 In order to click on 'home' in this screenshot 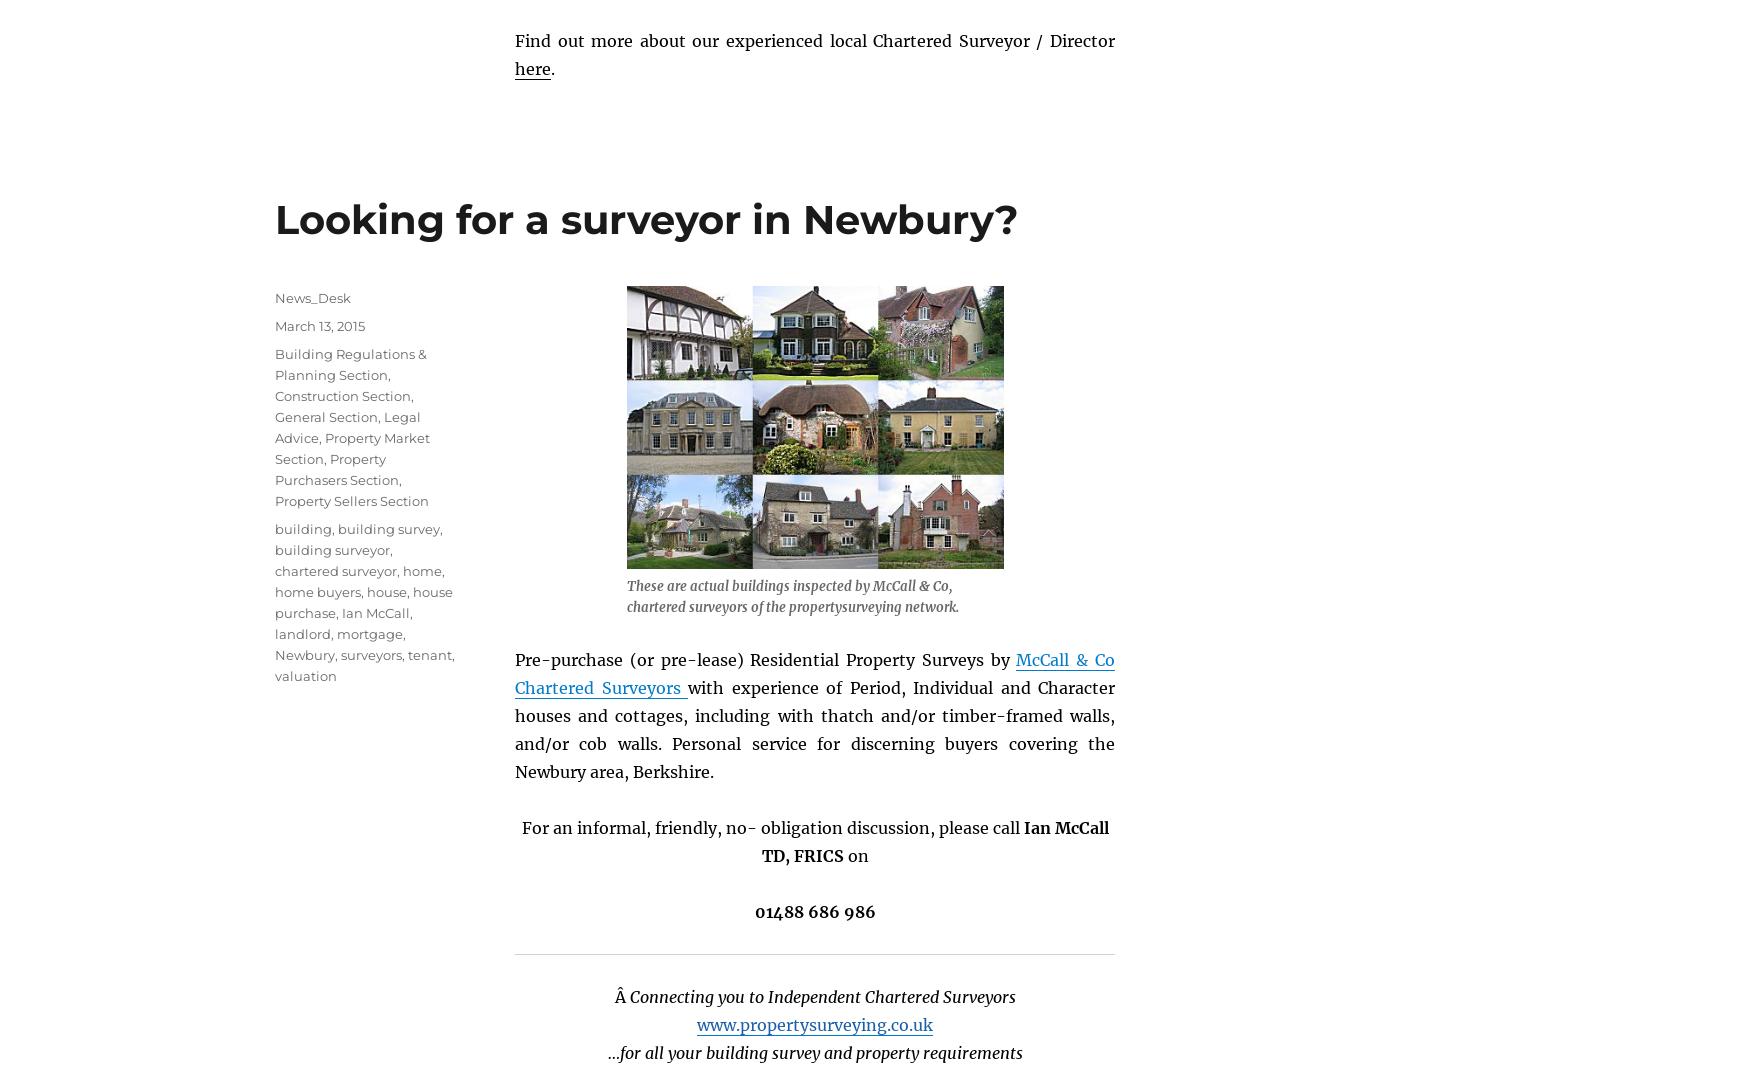, I will do `click(402, 569)`.